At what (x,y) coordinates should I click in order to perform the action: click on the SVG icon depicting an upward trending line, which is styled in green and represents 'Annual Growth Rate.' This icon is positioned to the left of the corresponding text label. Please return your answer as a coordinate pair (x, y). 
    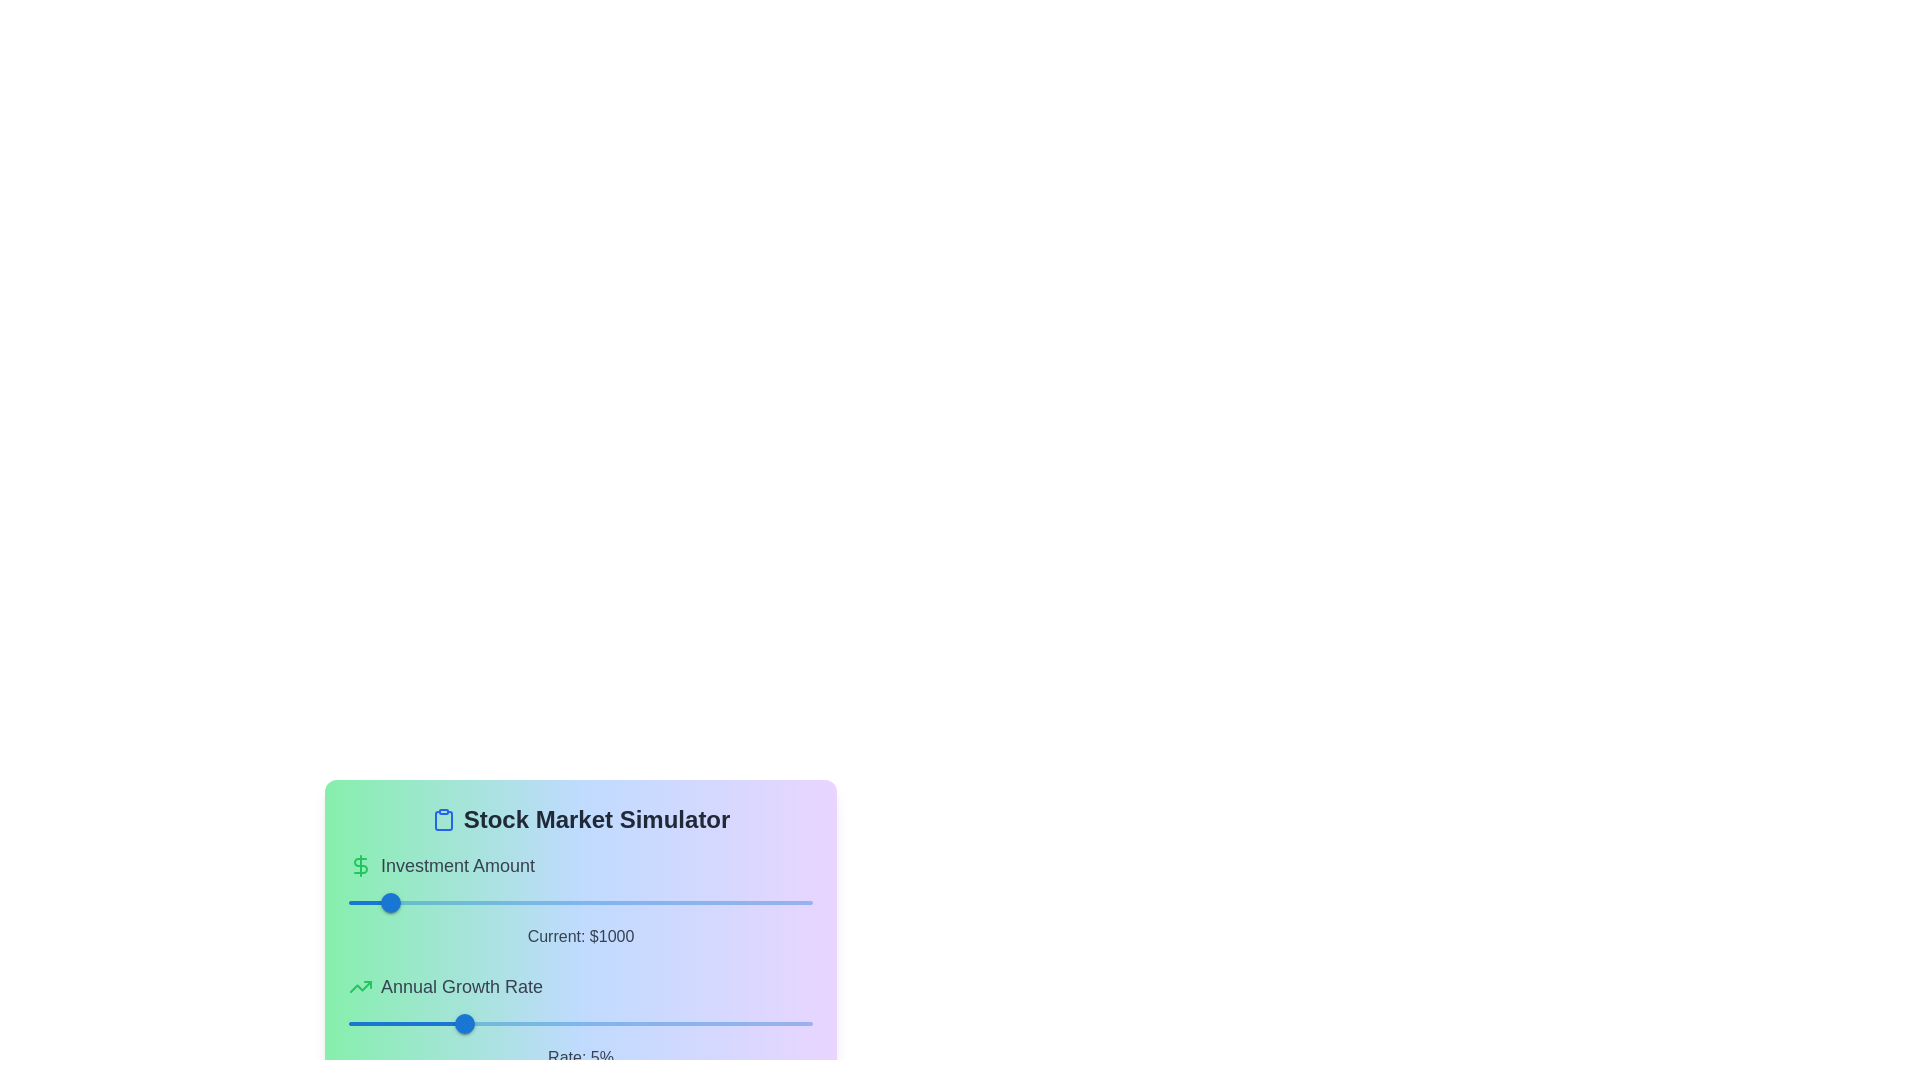
    Looking at the image, I should click on (360, 986).